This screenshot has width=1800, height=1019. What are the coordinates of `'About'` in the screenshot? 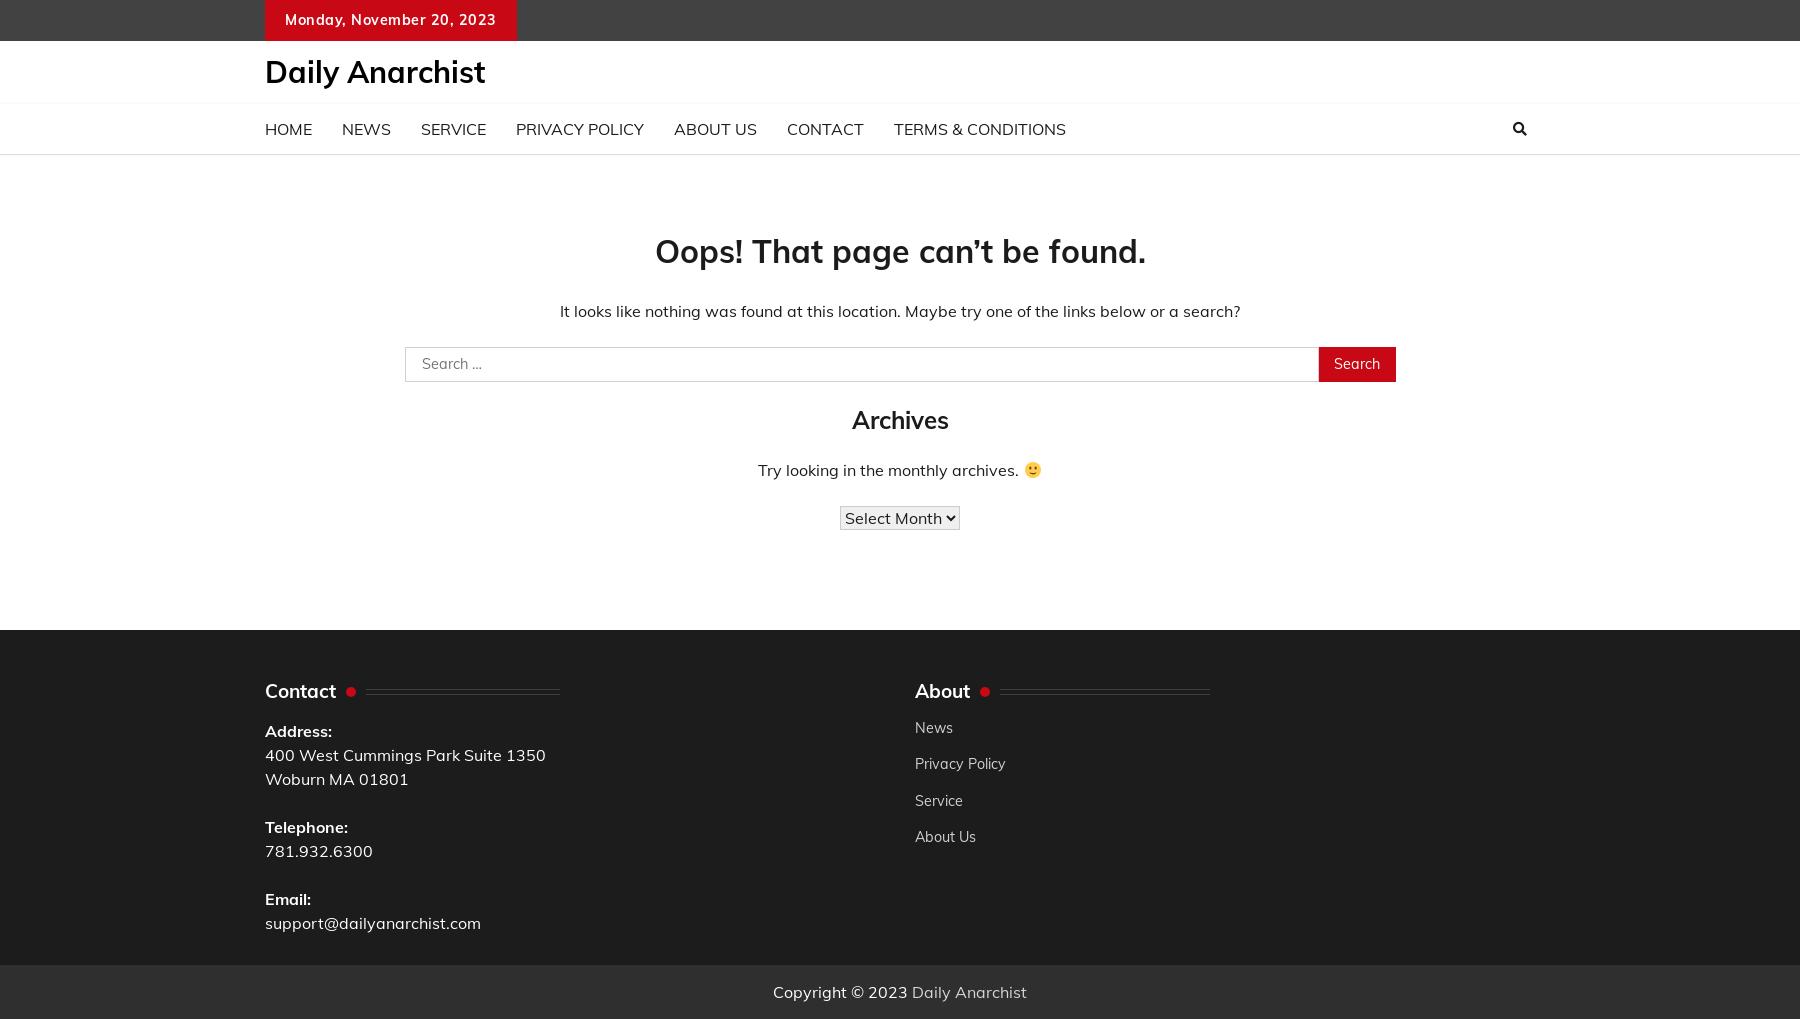 It's located at (941, 689).